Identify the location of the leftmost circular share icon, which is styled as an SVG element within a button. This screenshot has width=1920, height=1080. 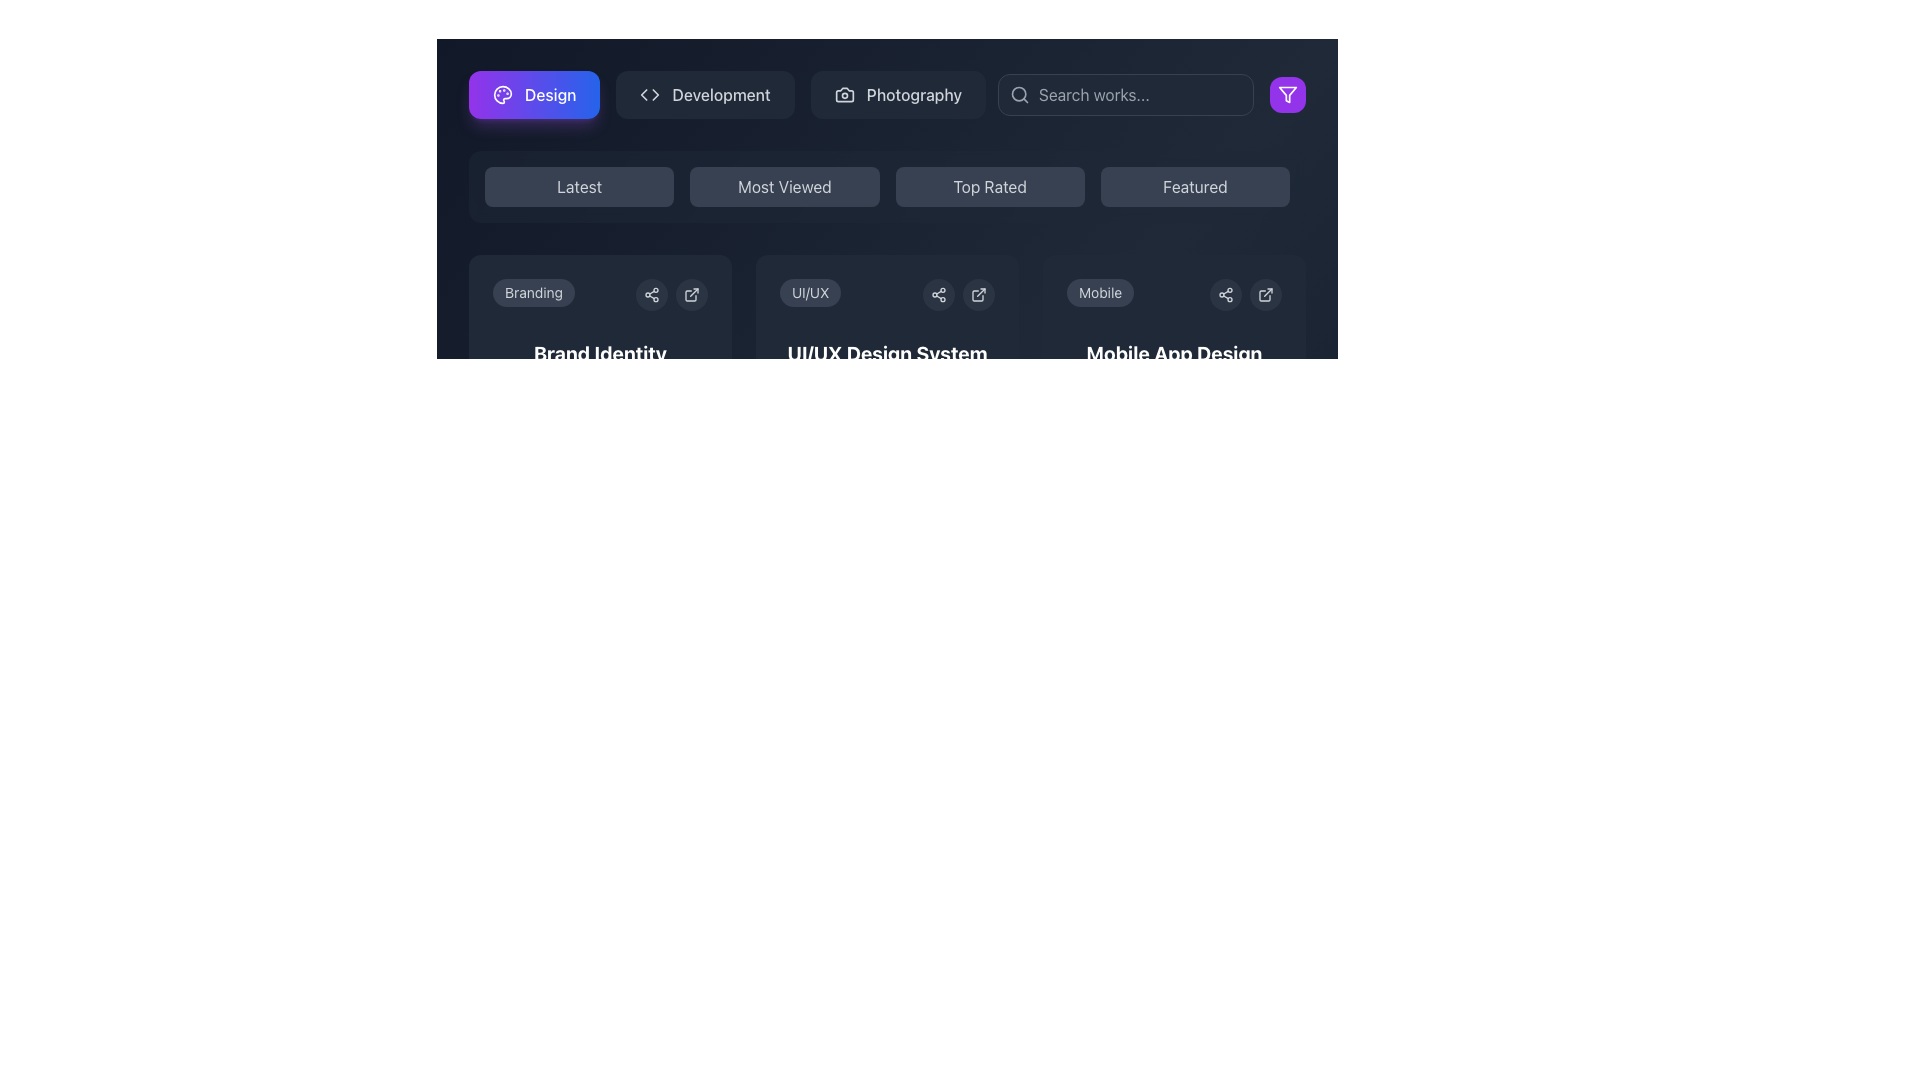
(1224, 294).